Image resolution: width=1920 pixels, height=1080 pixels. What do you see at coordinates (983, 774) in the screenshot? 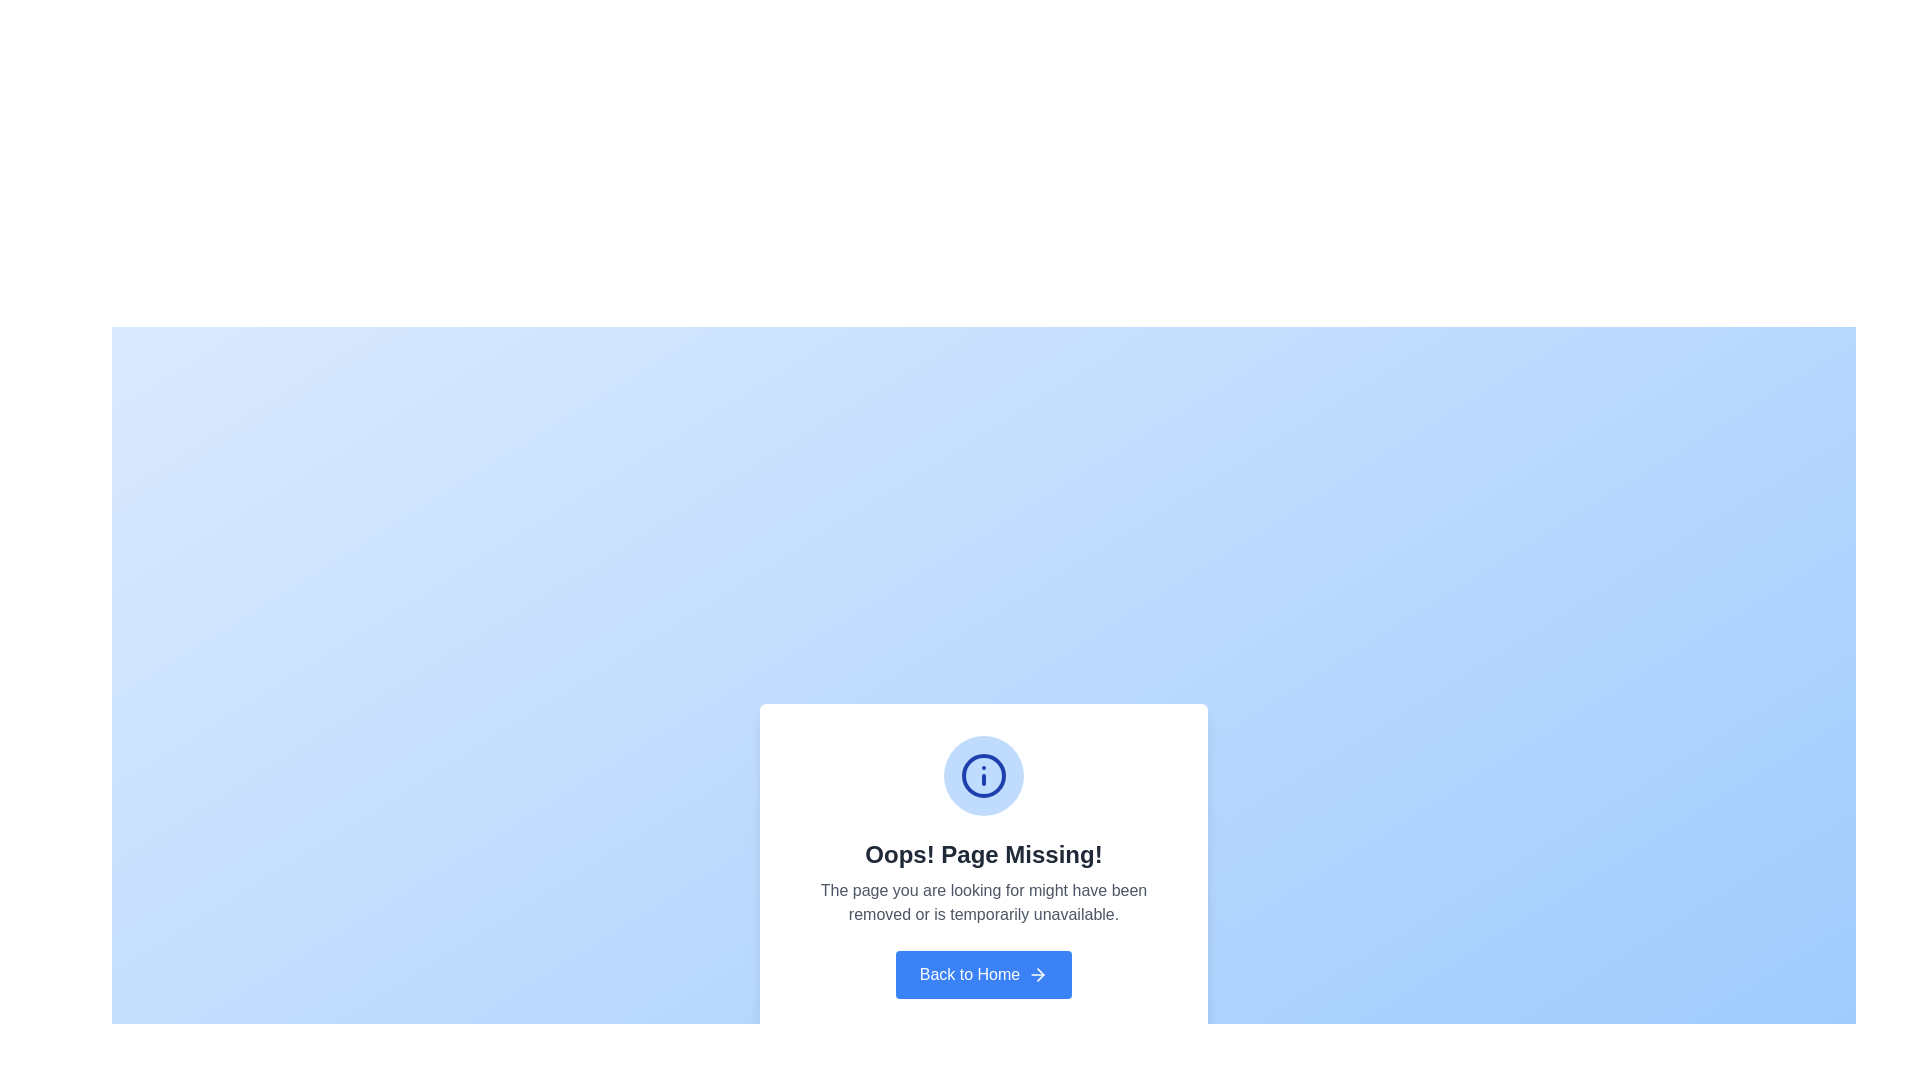
I see `the decorative icon that symbolizes information or an alert, located above the text 'Oops! Page Missing!' in the dialog box` at bounding box center [983, 774].